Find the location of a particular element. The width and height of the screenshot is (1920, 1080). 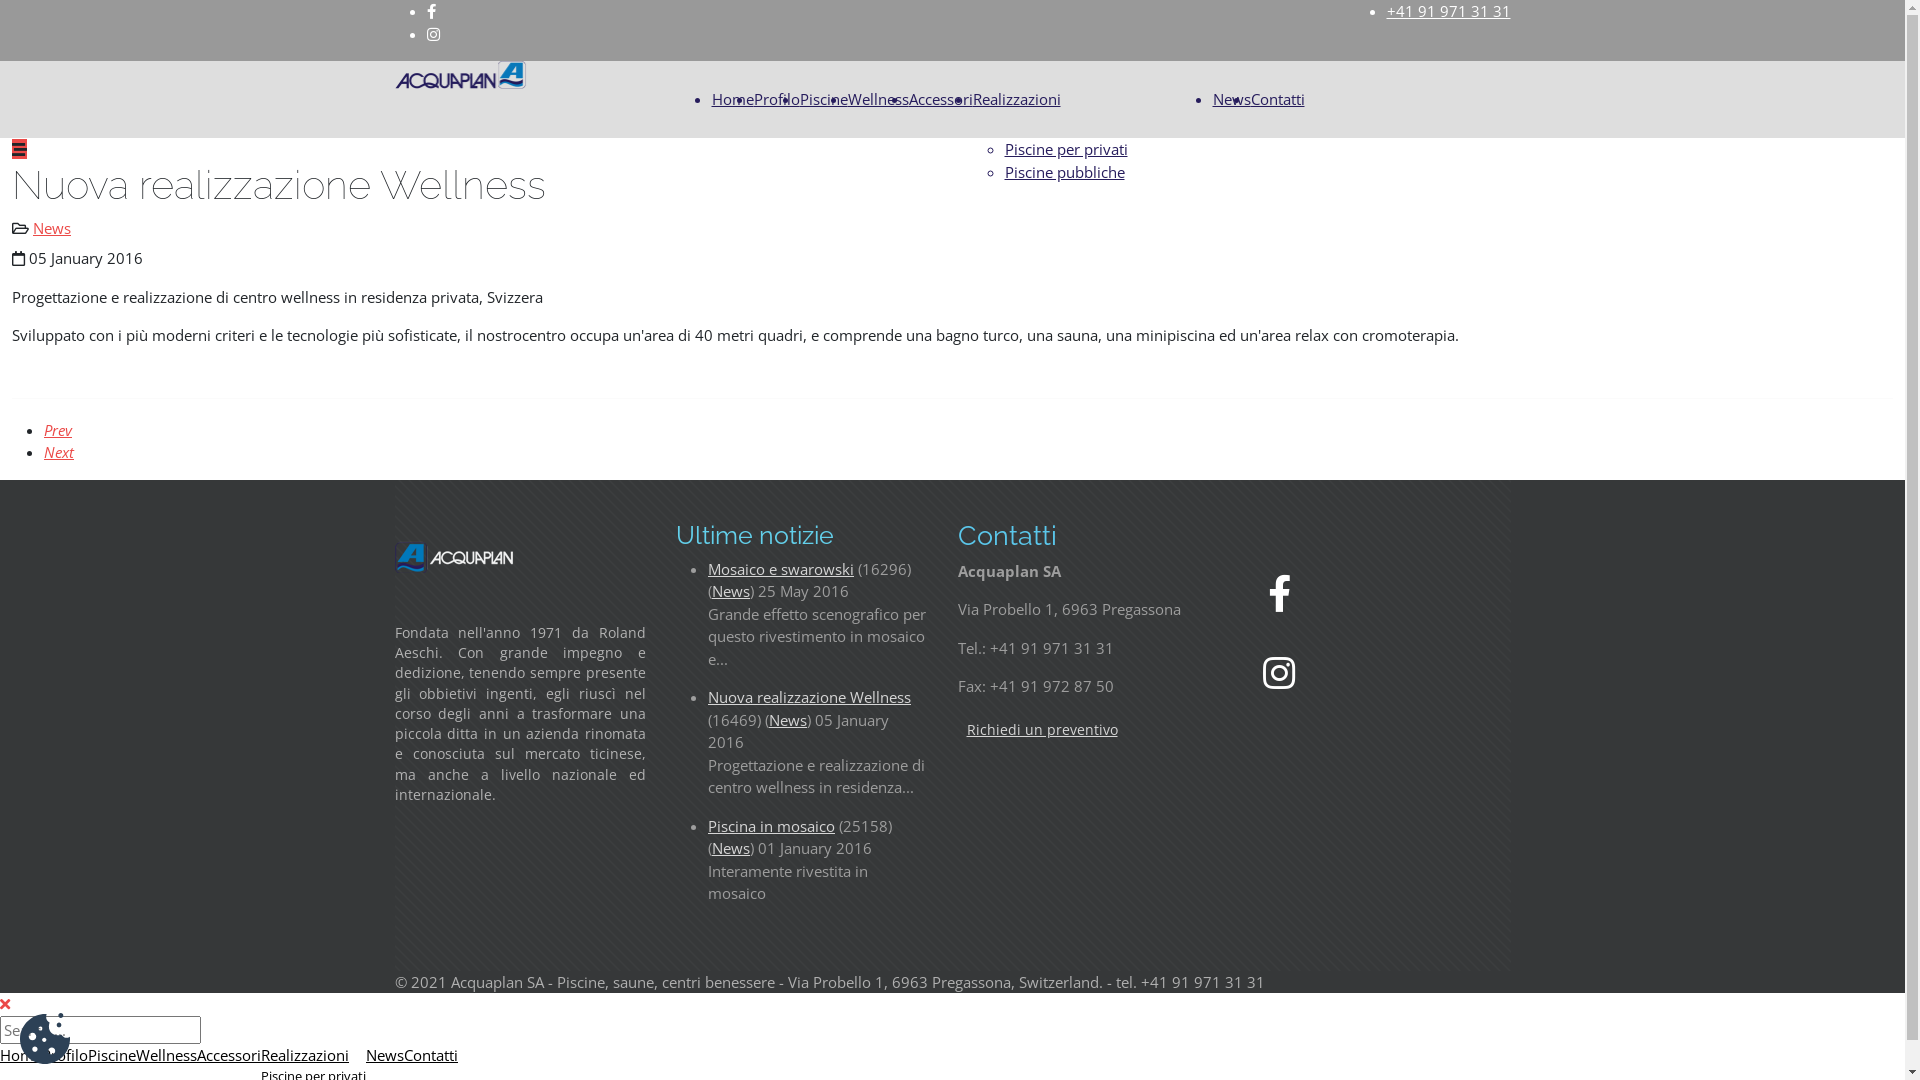

'Realizzazioni' is located at coordinates (1016, 99).